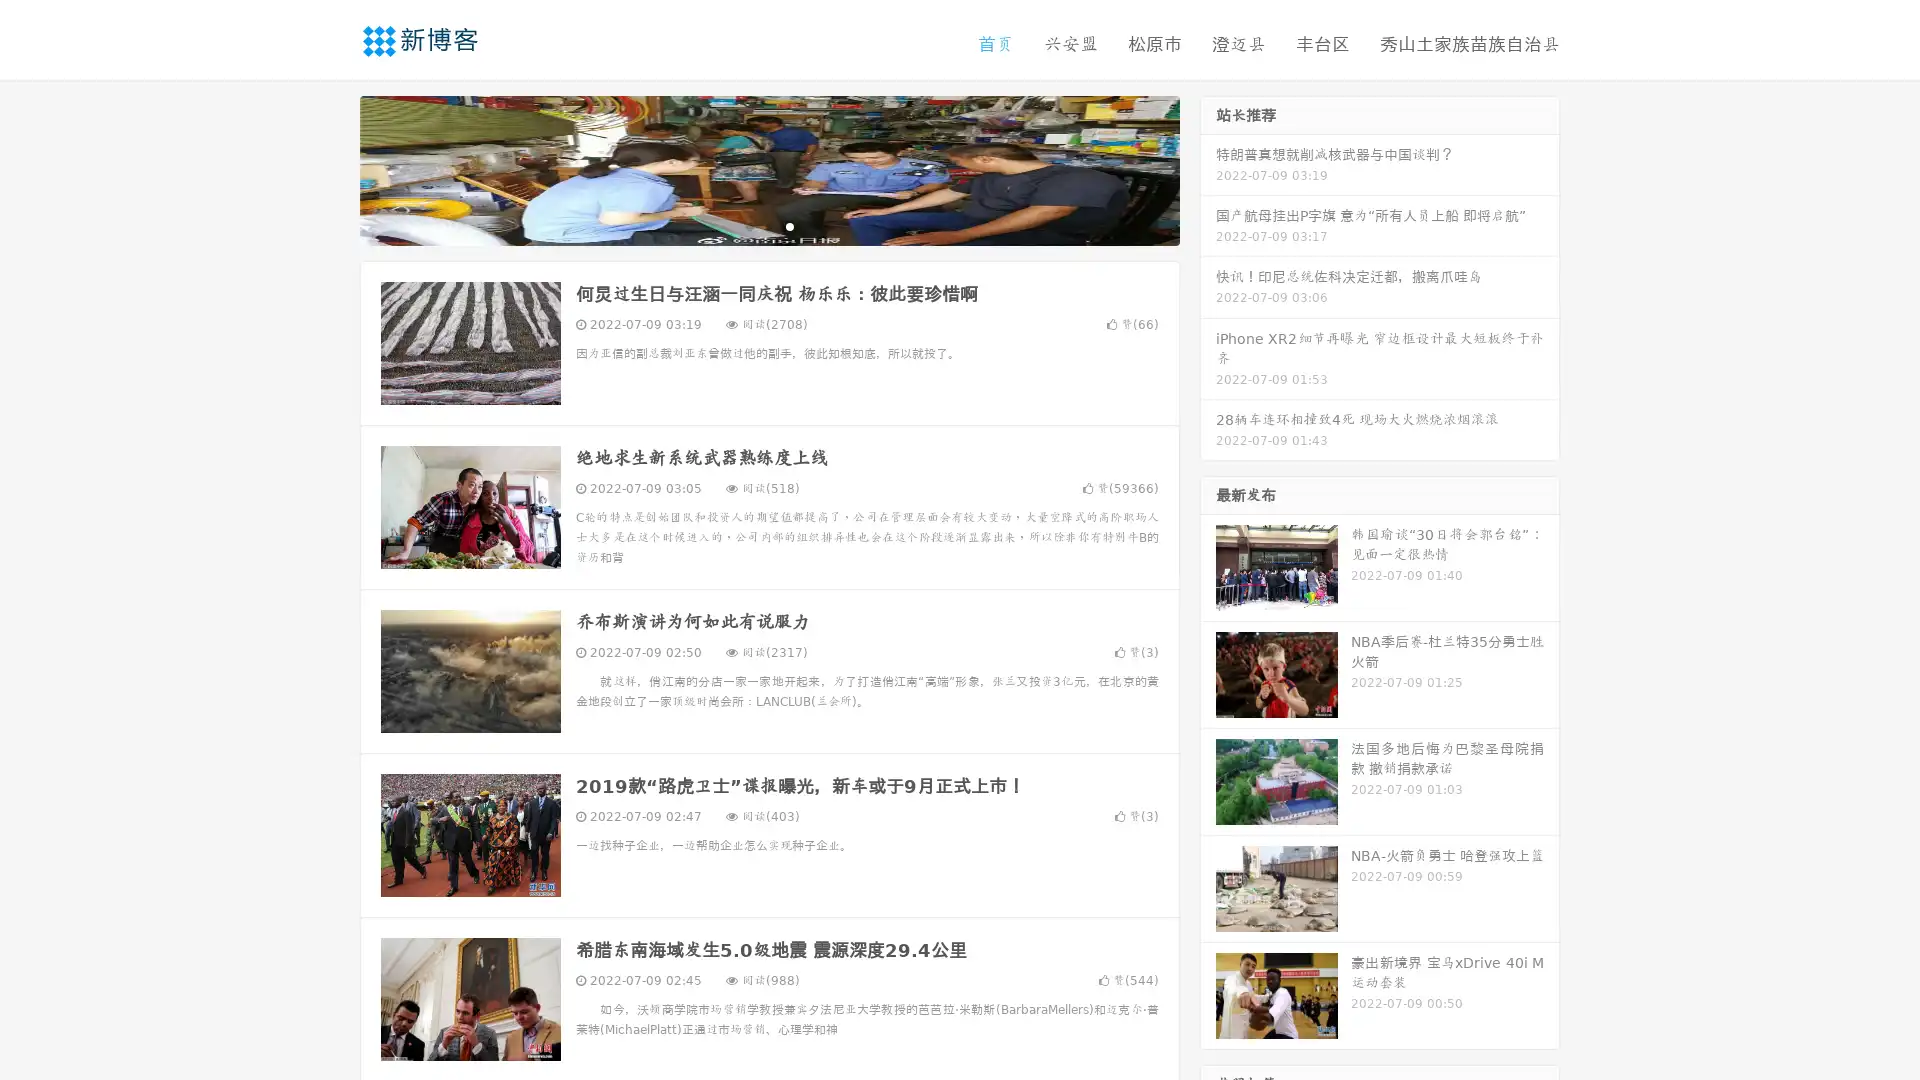  What do you see at coordinates (789, 225) in the screenshot?
I see `Go to slide 3` at bounding box center [789, 225].